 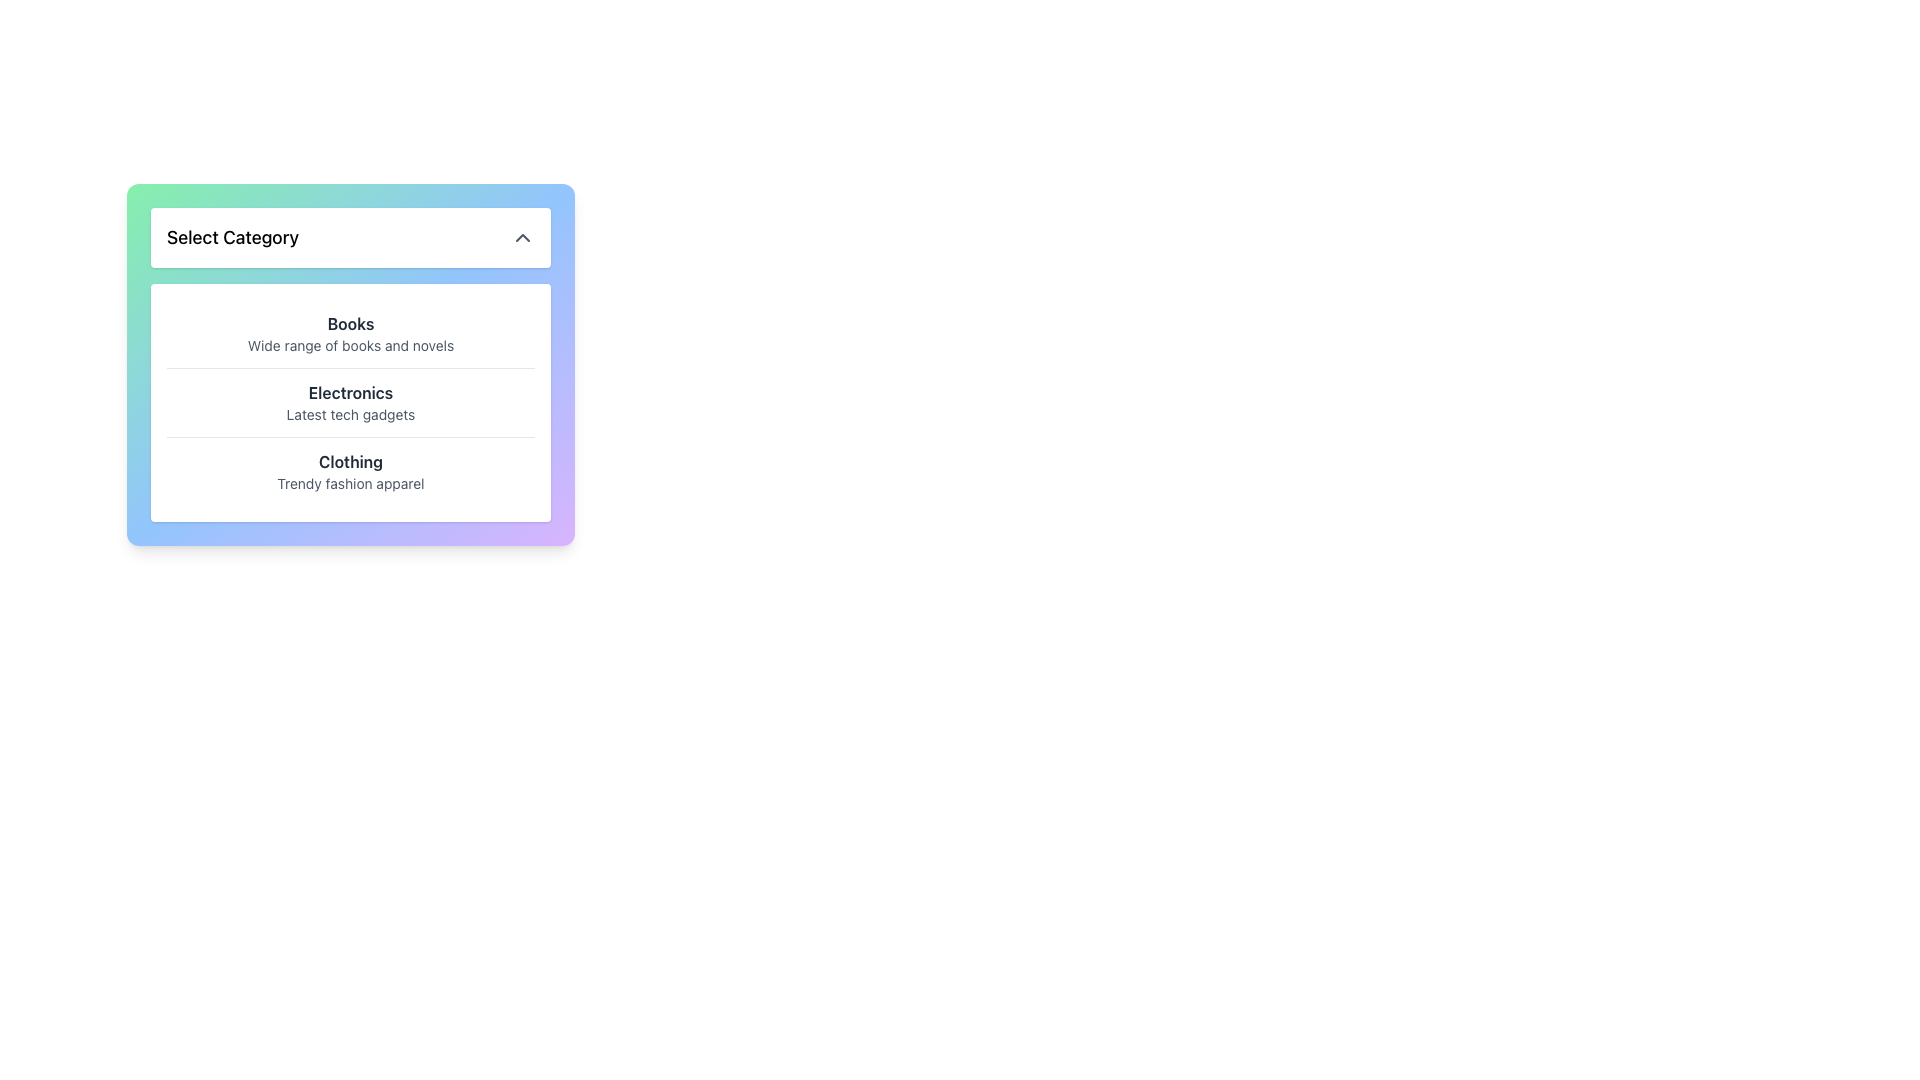 What do you see at coordinates (523, 237) in the screenshot?
I see `the upward-pointing dark gray chevron icon located on the right side of the 'Select Category' dropdown header` at bounding box center [523, 237].